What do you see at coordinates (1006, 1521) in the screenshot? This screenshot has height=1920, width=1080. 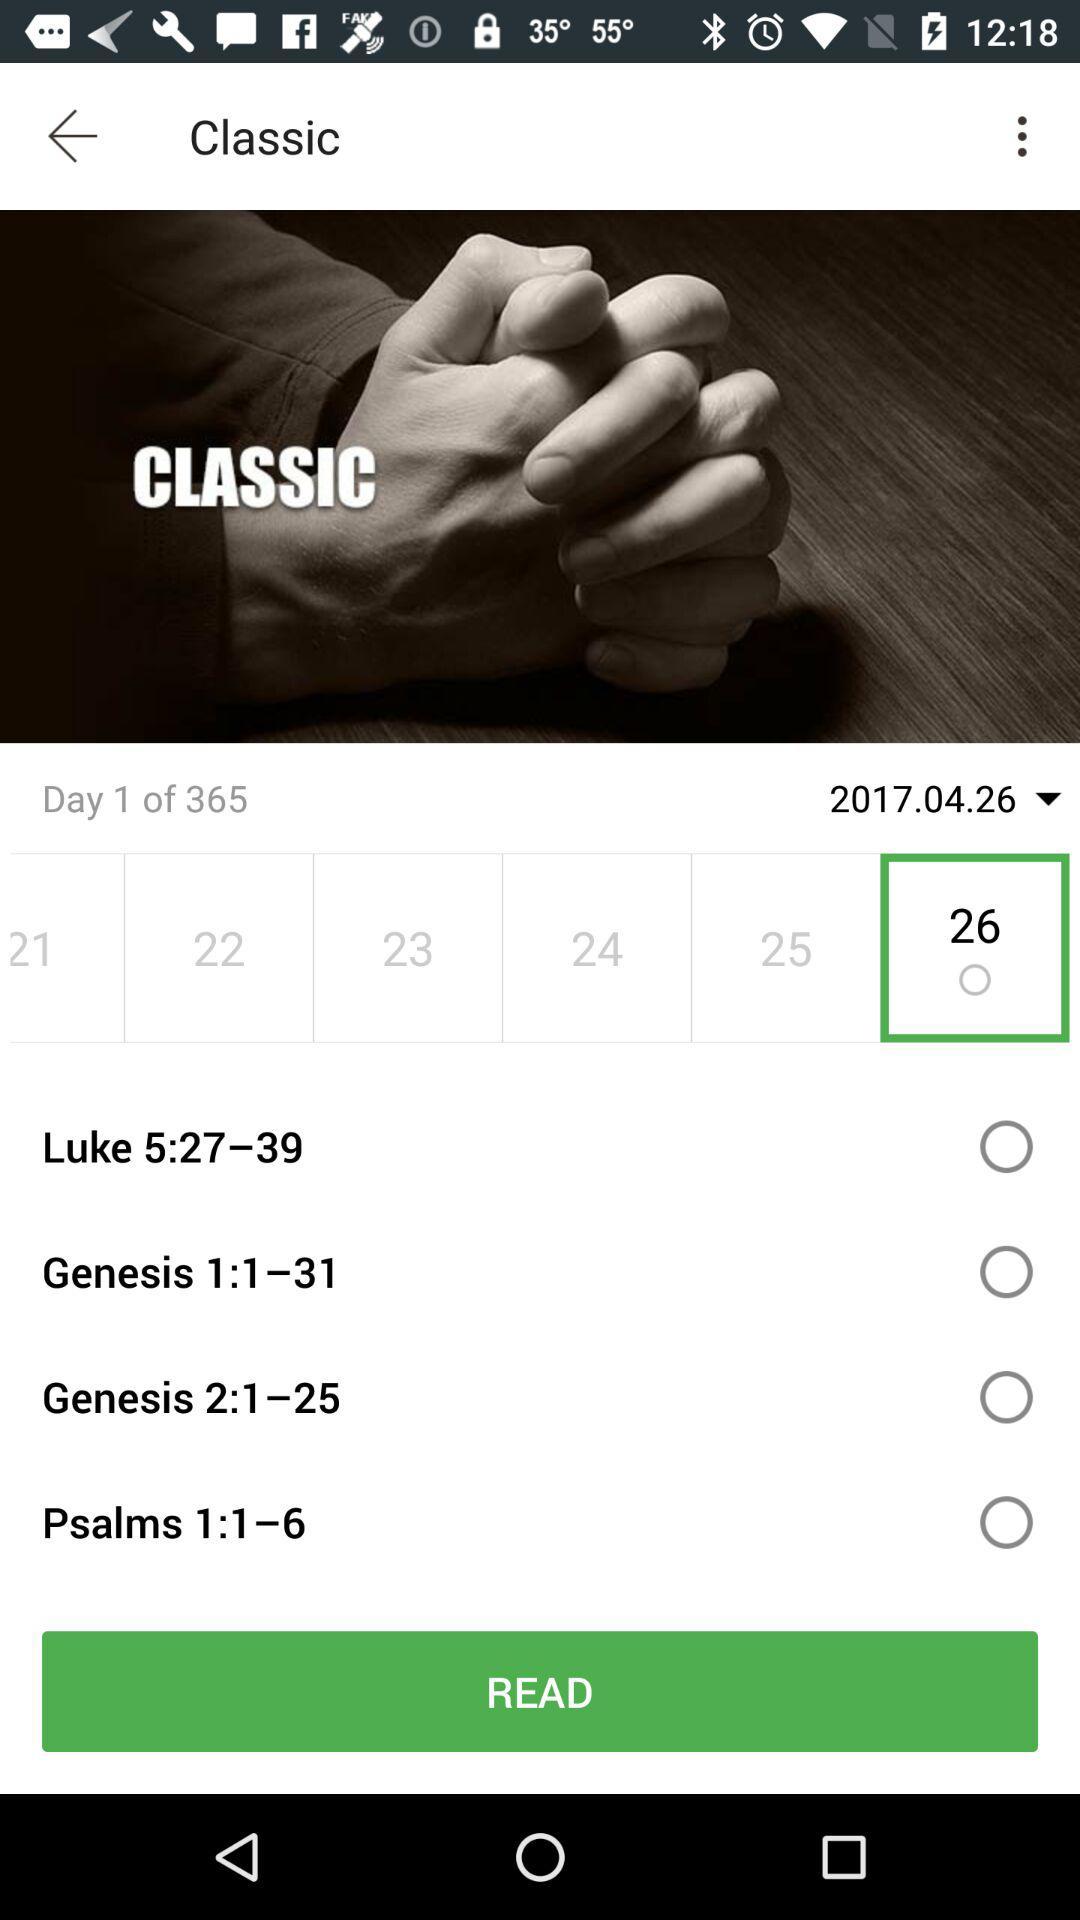 I see `click select` at bounding box center [1006, 1521].